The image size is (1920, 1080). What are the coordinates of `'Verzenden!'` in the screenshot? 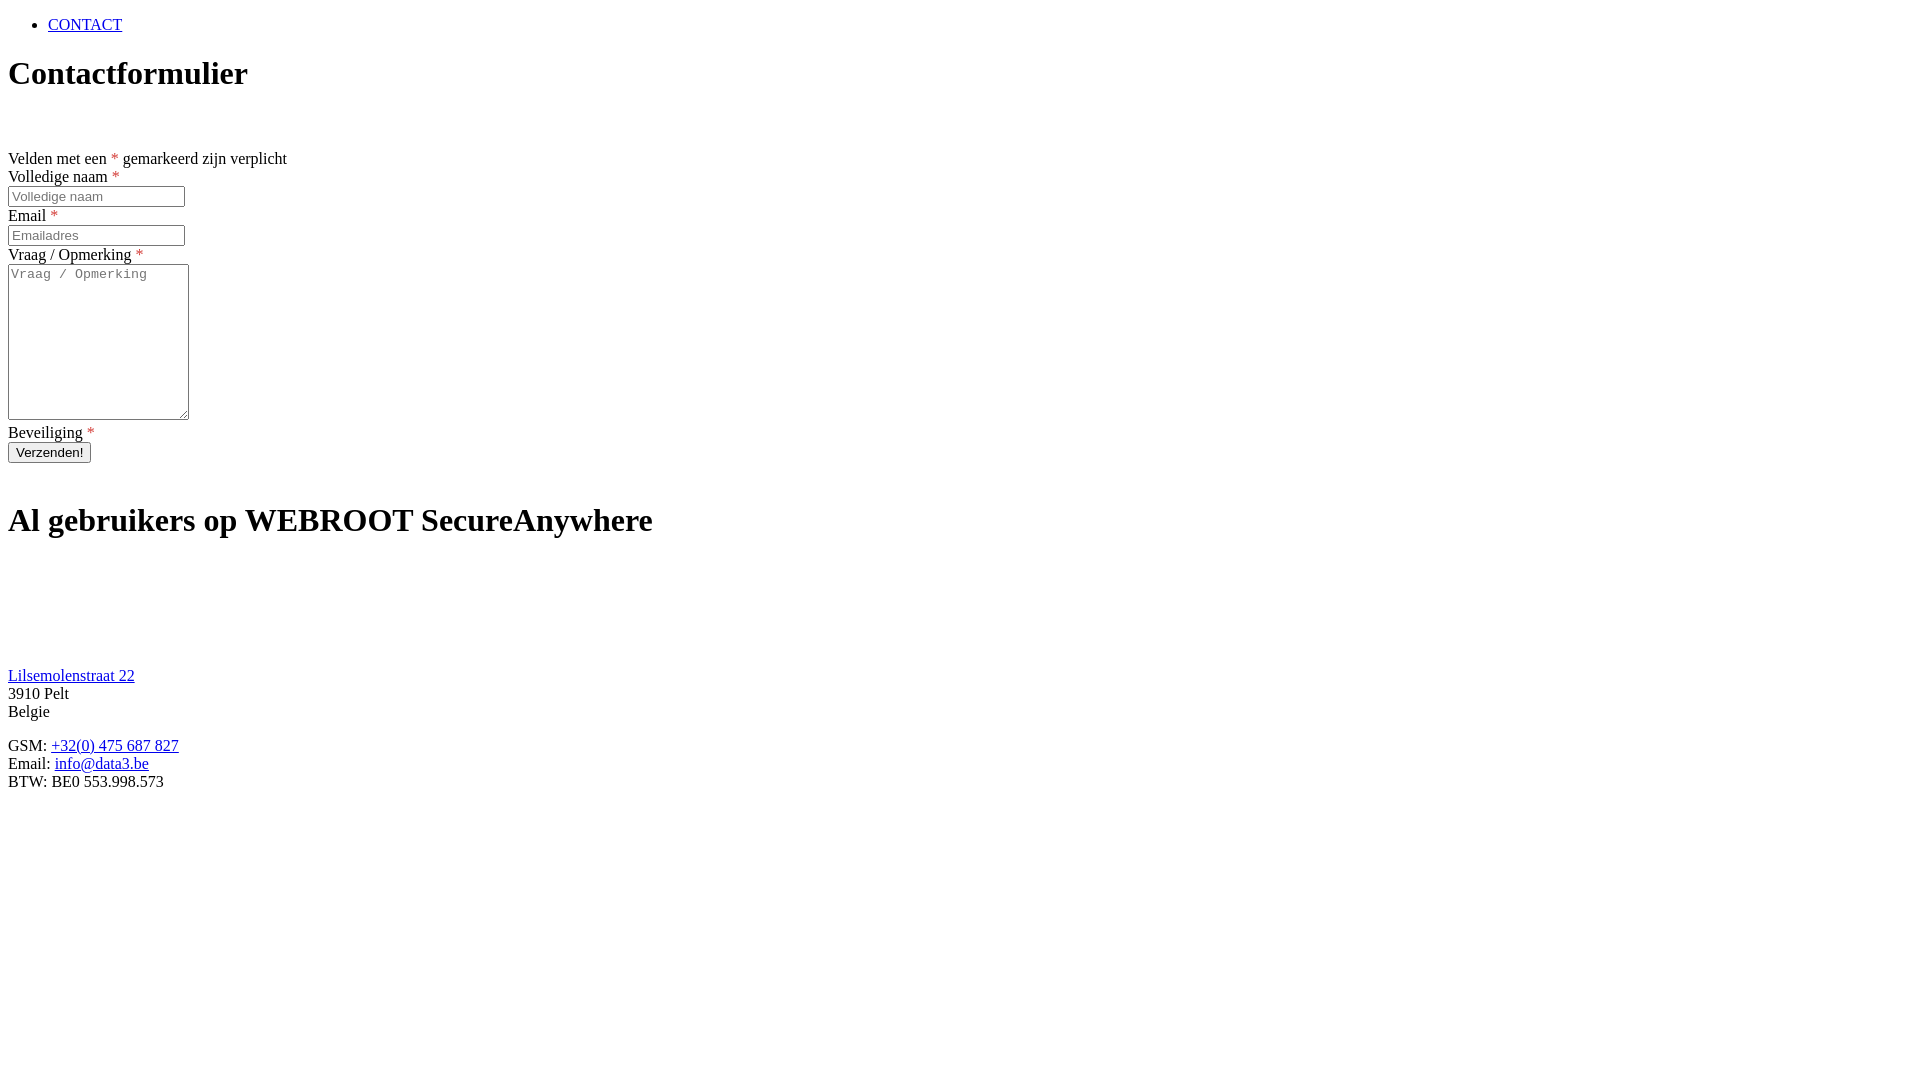 It's located at (8, 452).